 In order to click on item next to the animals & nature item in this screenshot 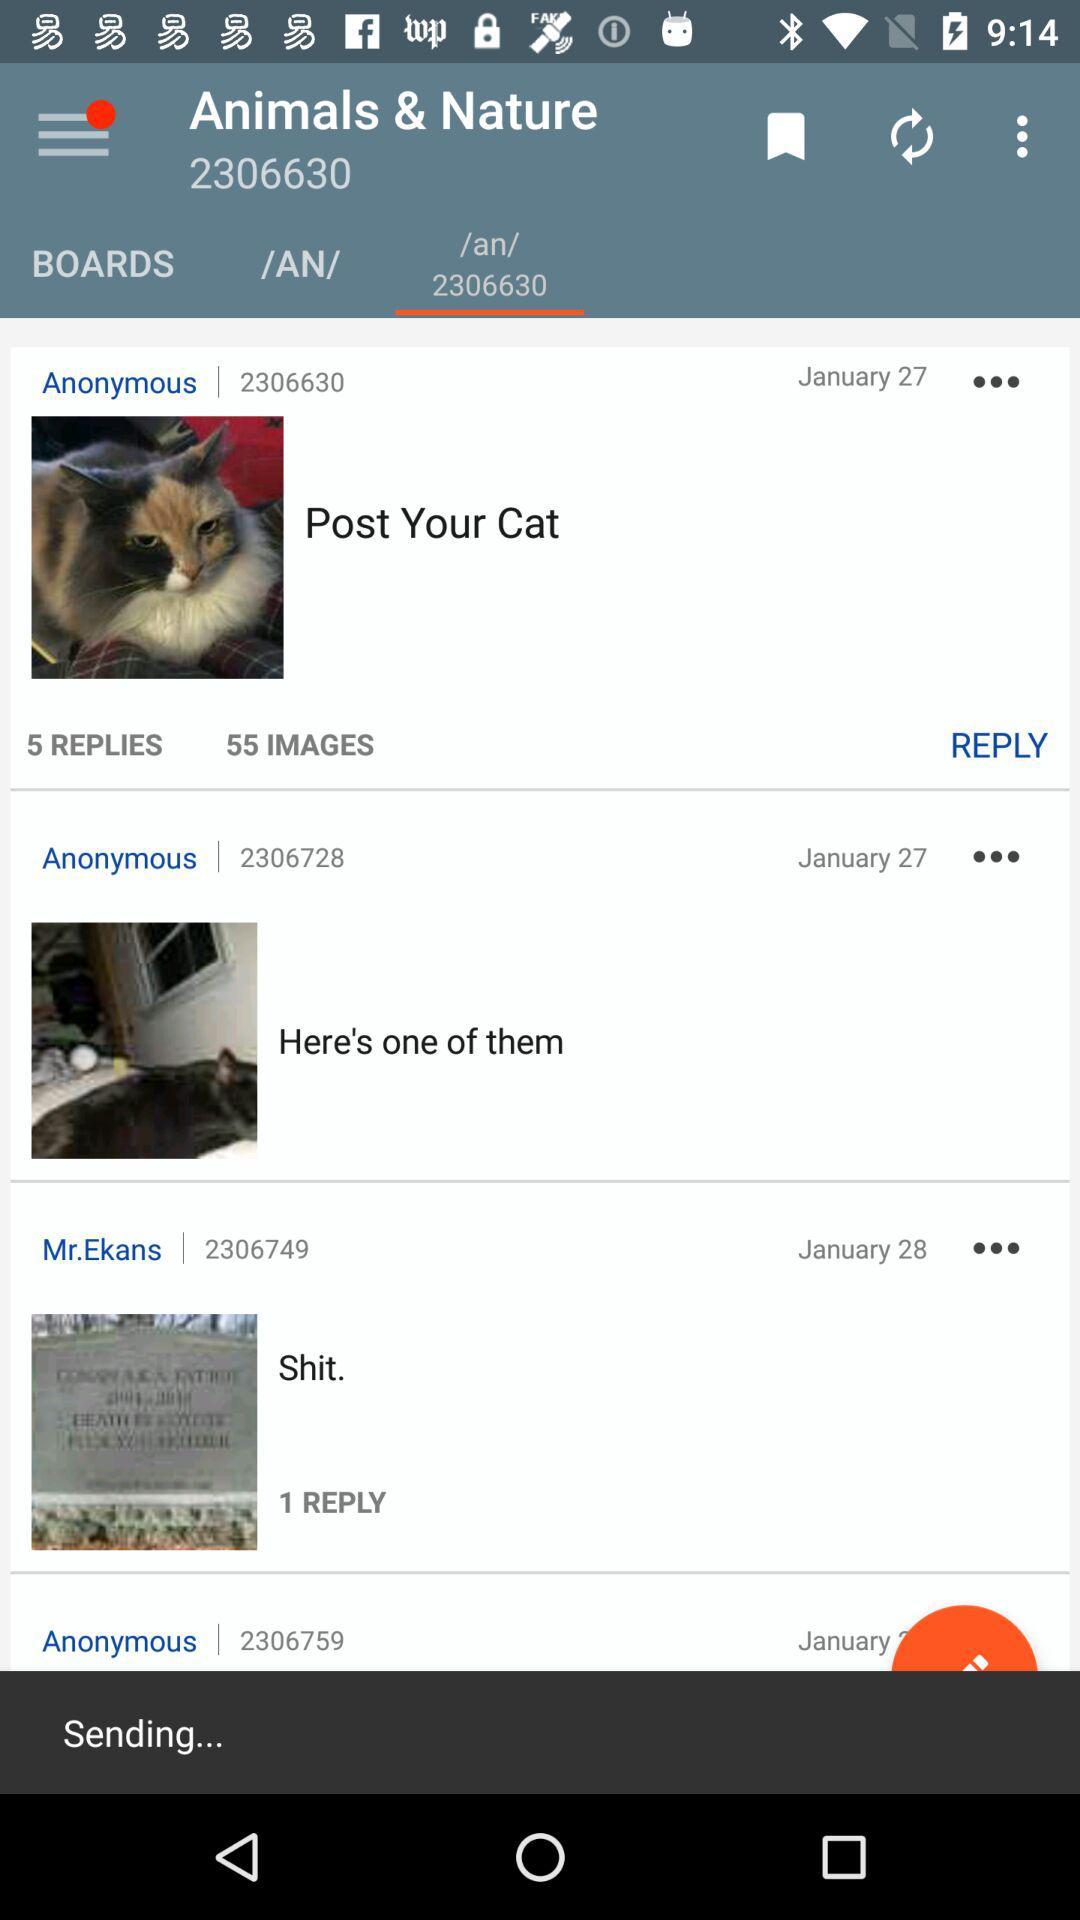, I will do `click(785, 135)`.